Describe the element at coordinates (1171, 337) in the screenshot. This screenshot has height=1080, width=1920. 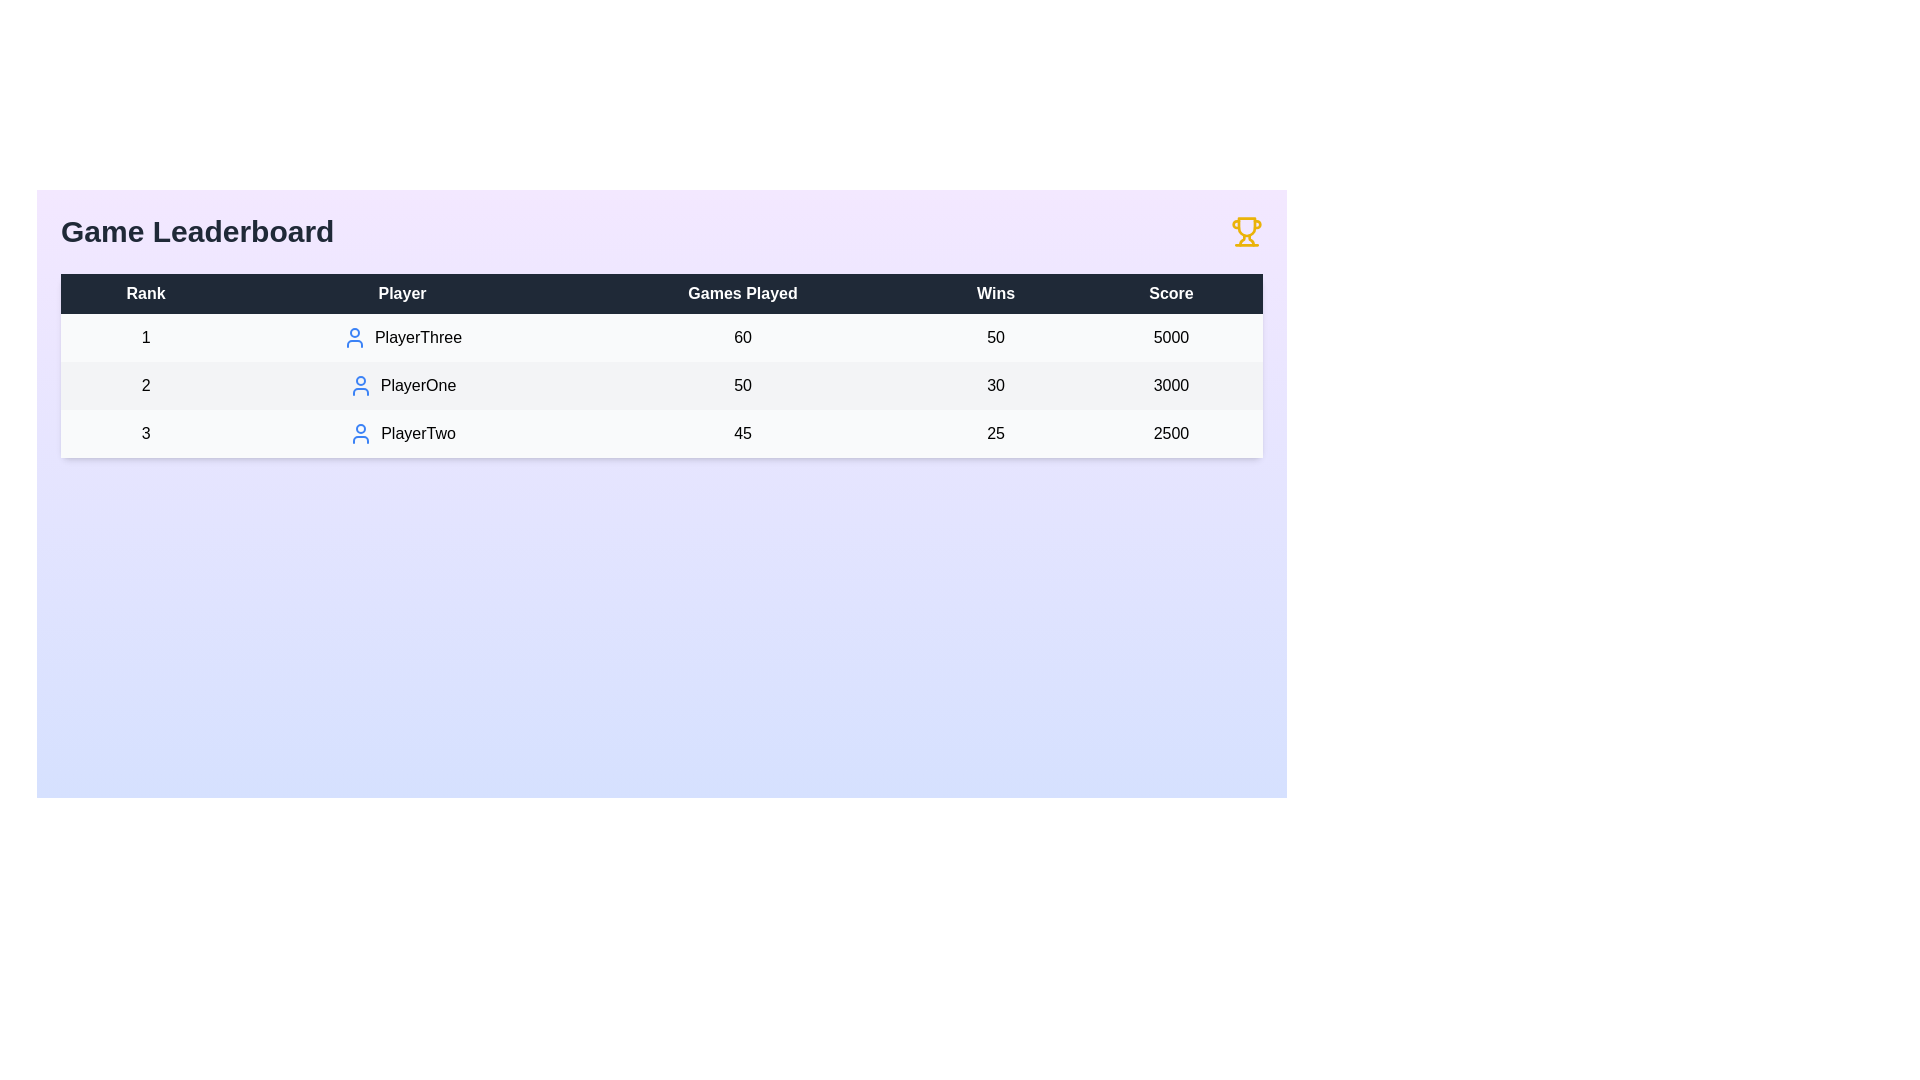
I see `the numeral '5000' displayed in bold black text, located in the last column of the leaderboard table for 'PlayerThree'` at that location.